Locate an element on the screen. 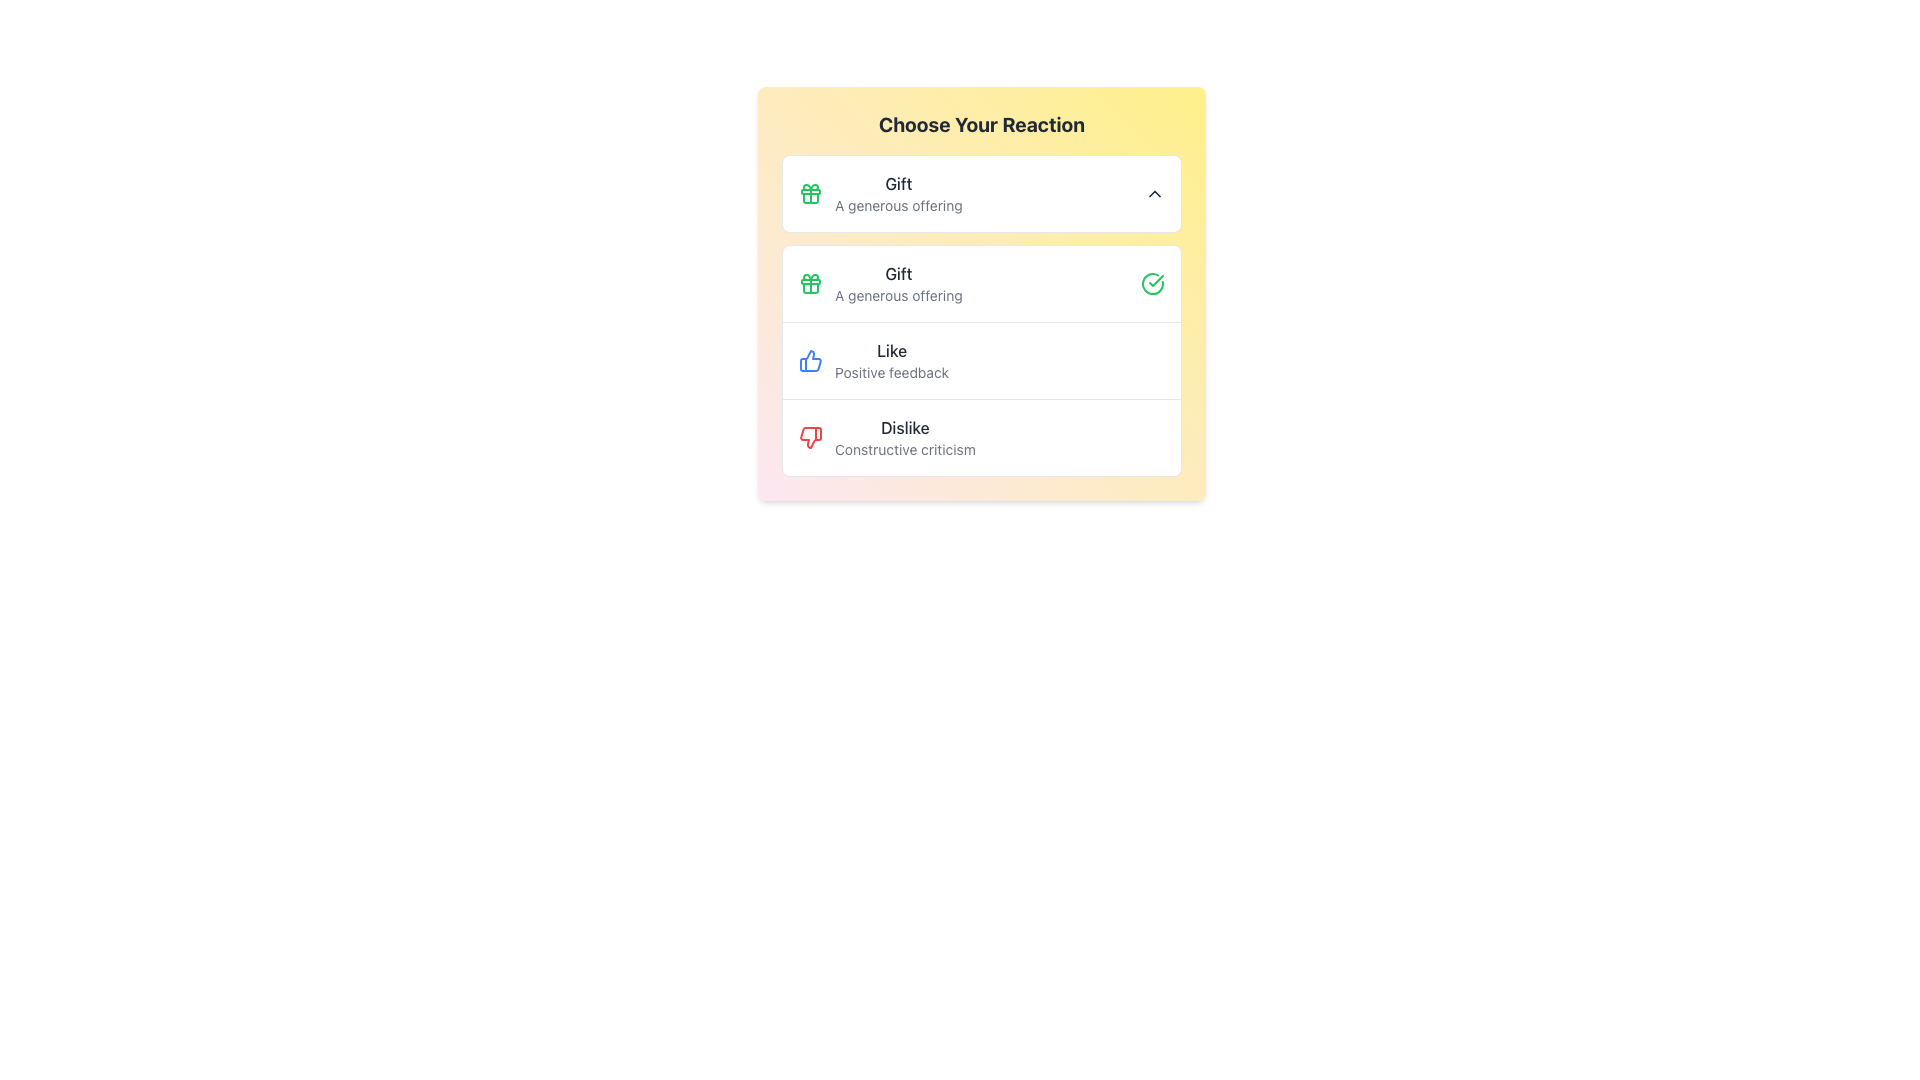  the static text label that displays 'Positive feedback', which is located underneath the 'Like' text in the third selectable card of a vertical stack of options is located at coordinates (891, 373).